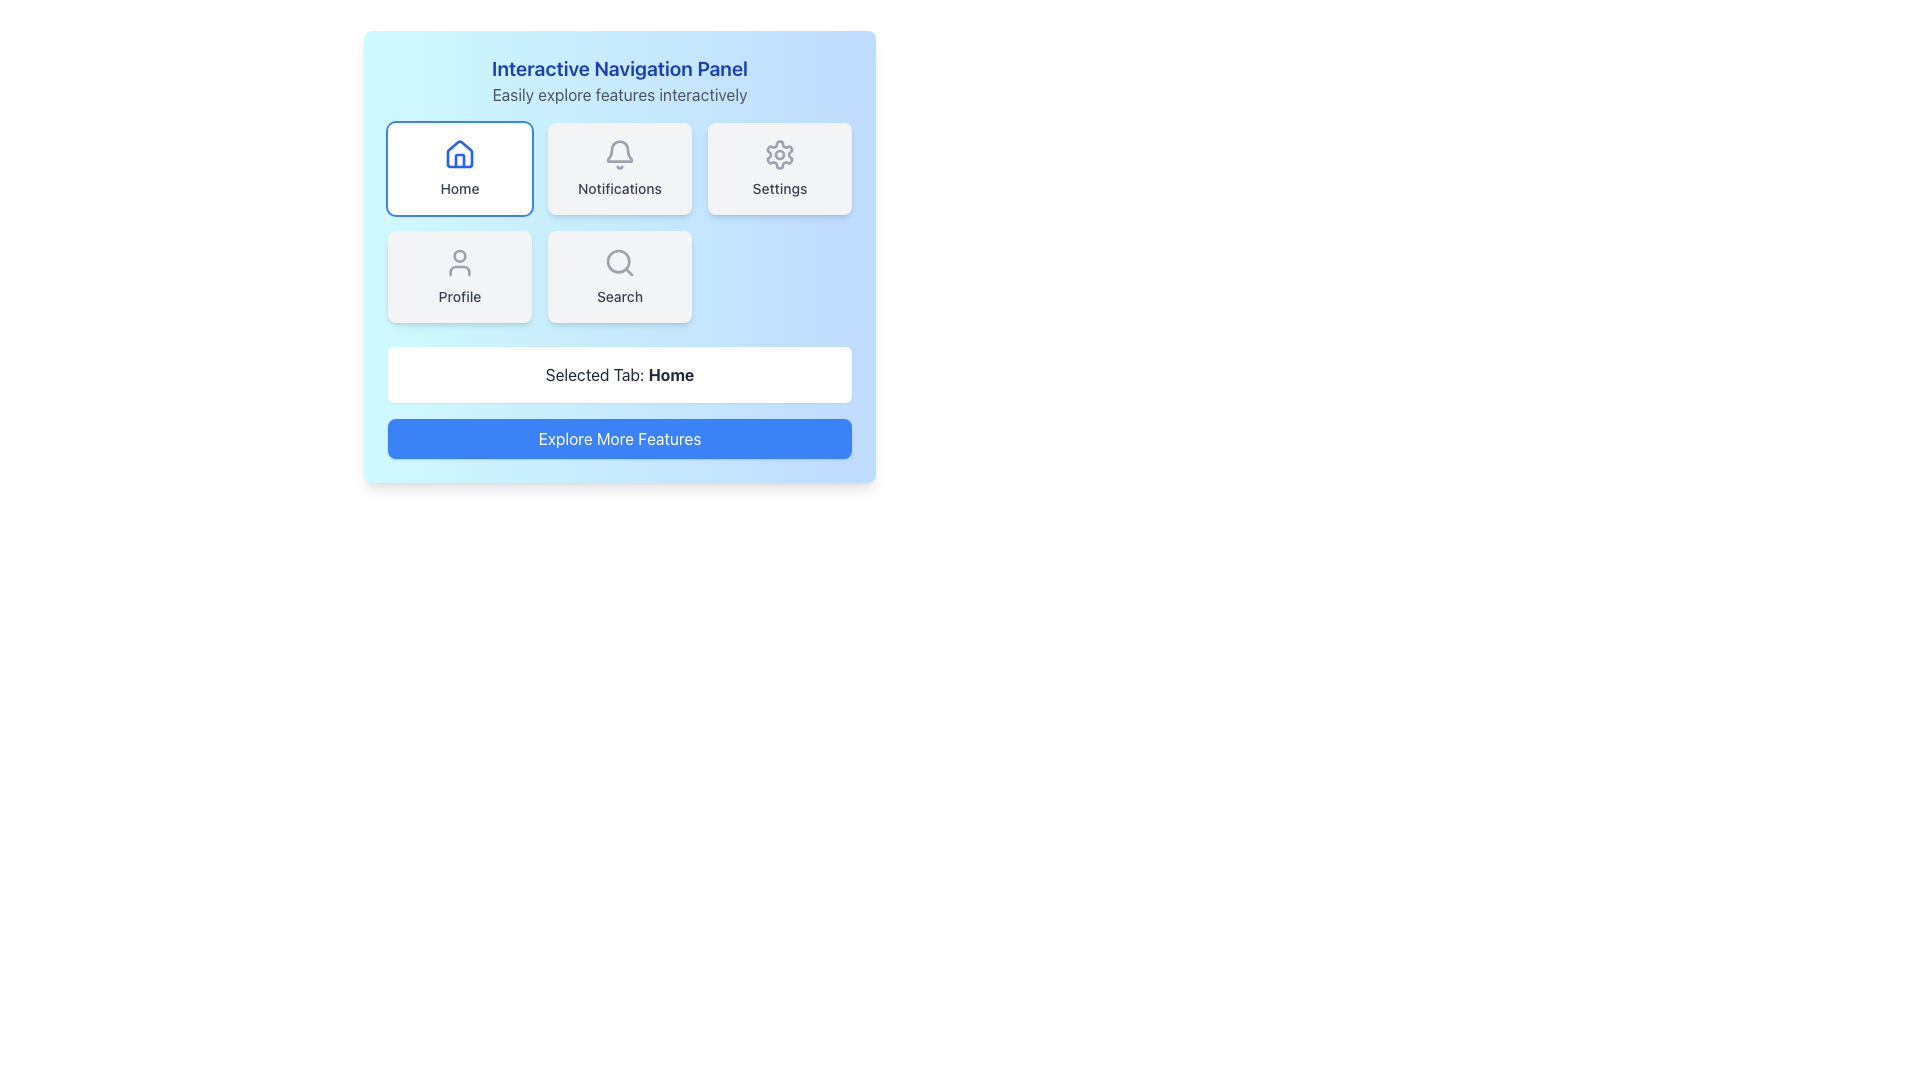 Image resolution: width=1920 pixels, height=1080 pixels. What do you see at coordinates (778, 153) in the screenshot?
I see `the gear icon representing the settings within the navigation panel, located in the top right corner of the interface` at bounding box center [778, 153].